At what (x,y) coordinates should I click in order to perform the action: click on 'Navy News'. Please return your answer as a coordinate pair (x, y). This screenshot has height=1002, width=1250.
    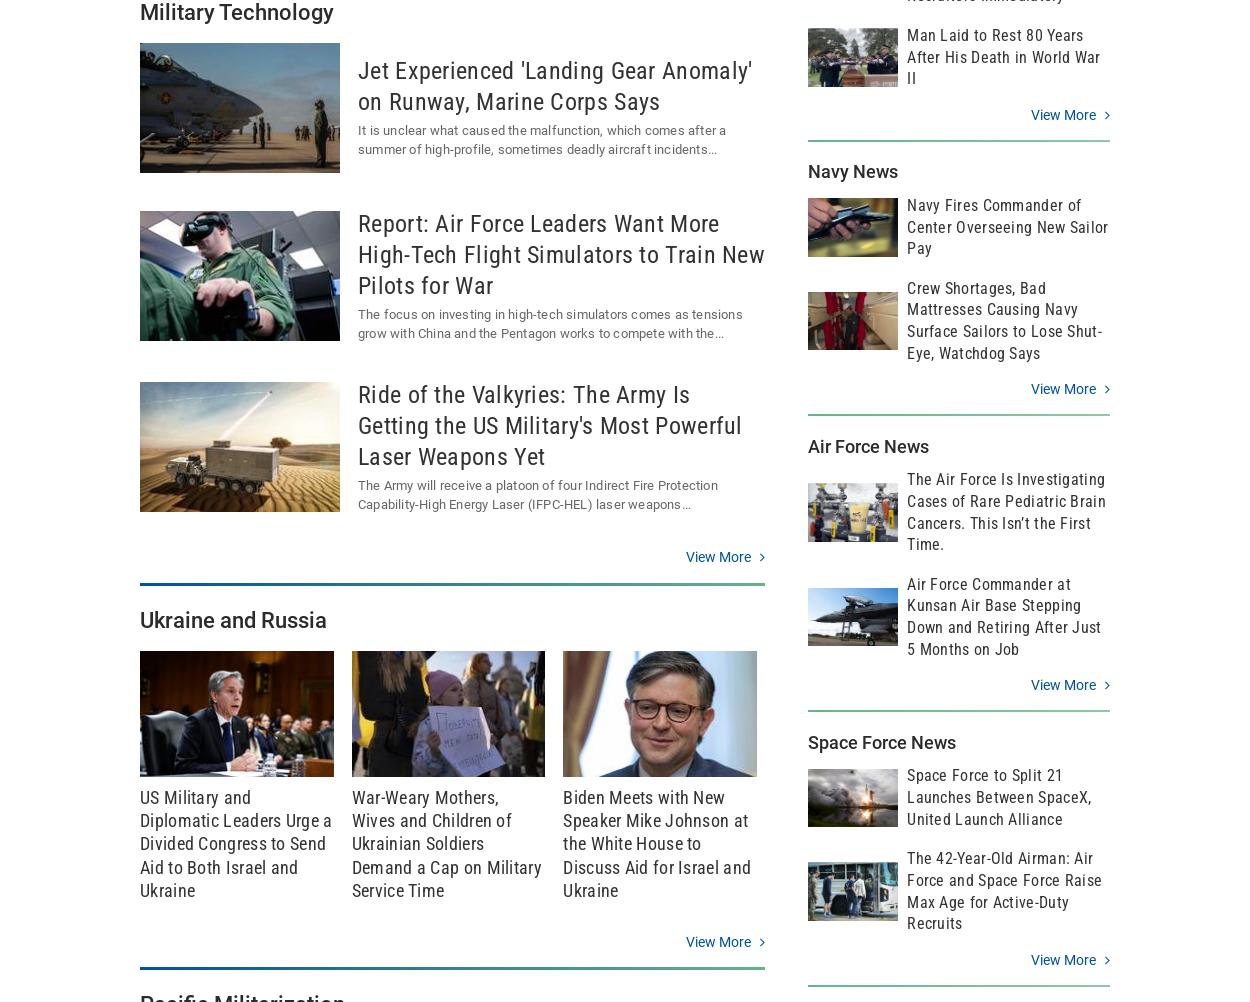
    Looking at the image, I should click on (852, 171).